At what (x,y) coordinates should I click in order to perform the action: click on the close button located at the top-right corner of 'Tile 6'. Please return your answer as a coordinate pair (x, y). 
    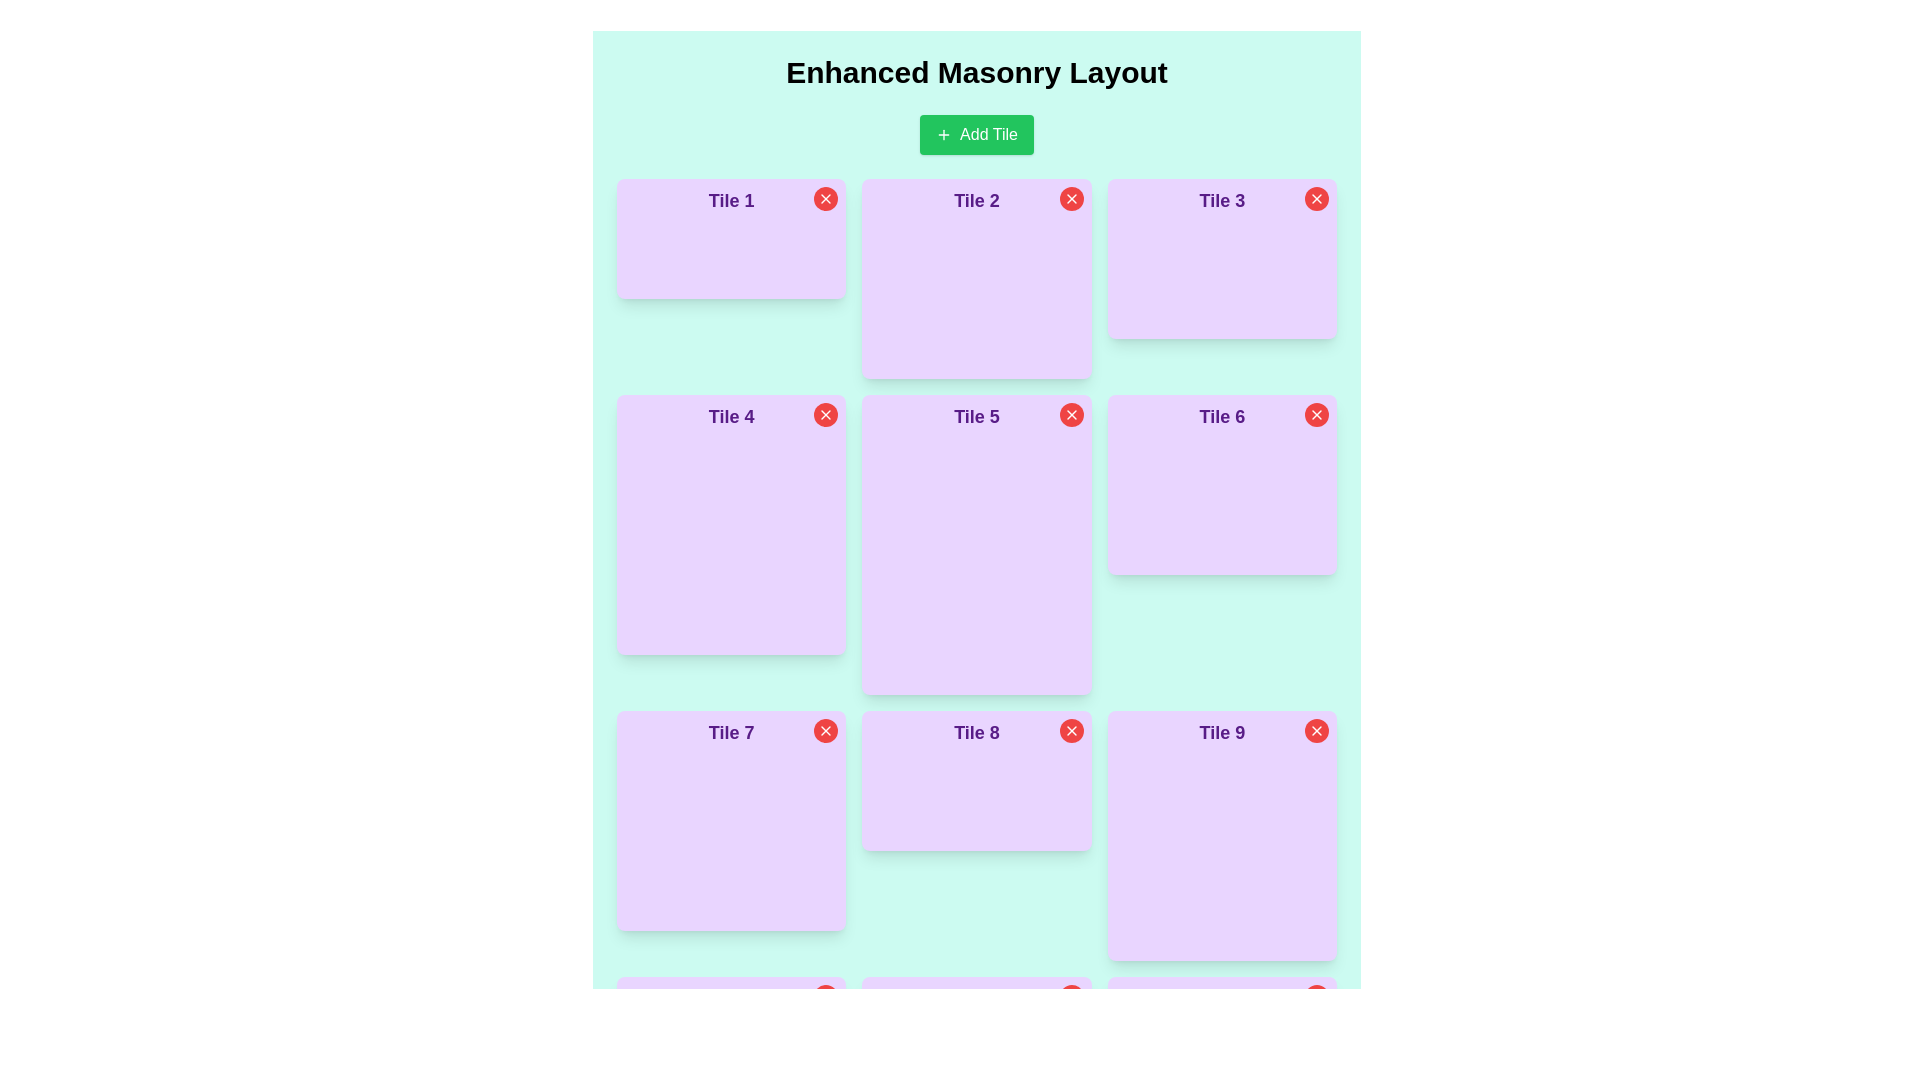
    Looking at the image, I should click on (1316, 414).